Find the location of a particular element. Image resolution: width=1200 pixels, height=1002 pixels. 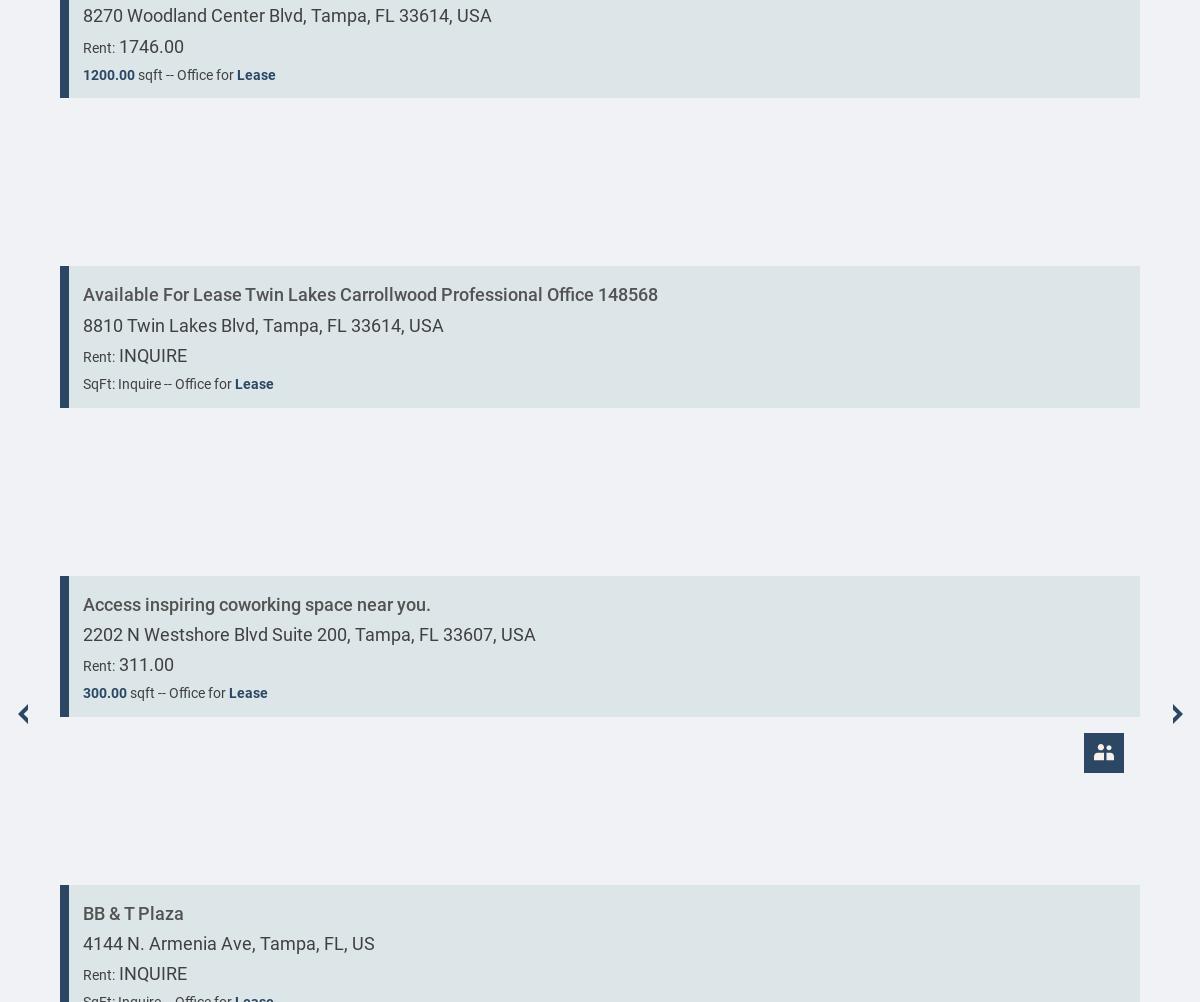

'1746.00' is located at coordinates (150, 45).